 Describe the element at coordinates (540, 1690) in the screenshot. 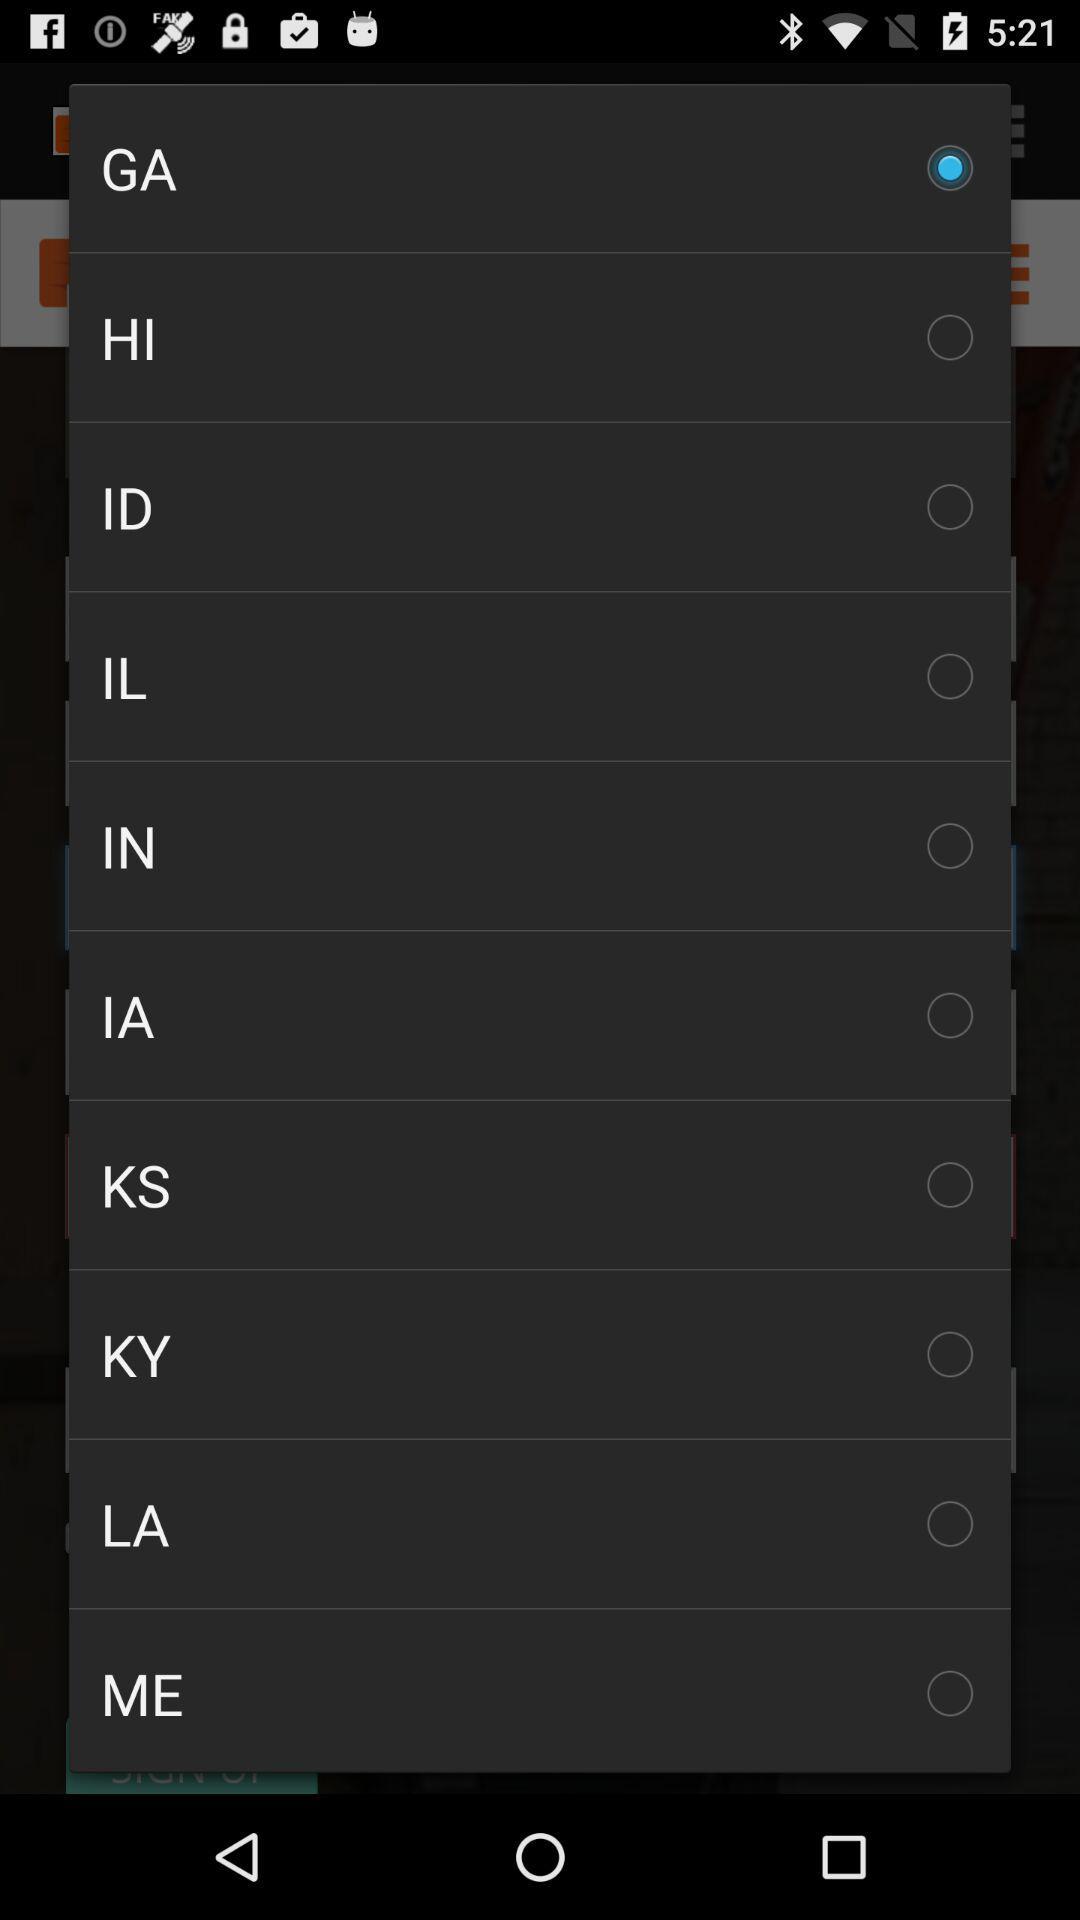

I see `the checkbox below the la` at that location.